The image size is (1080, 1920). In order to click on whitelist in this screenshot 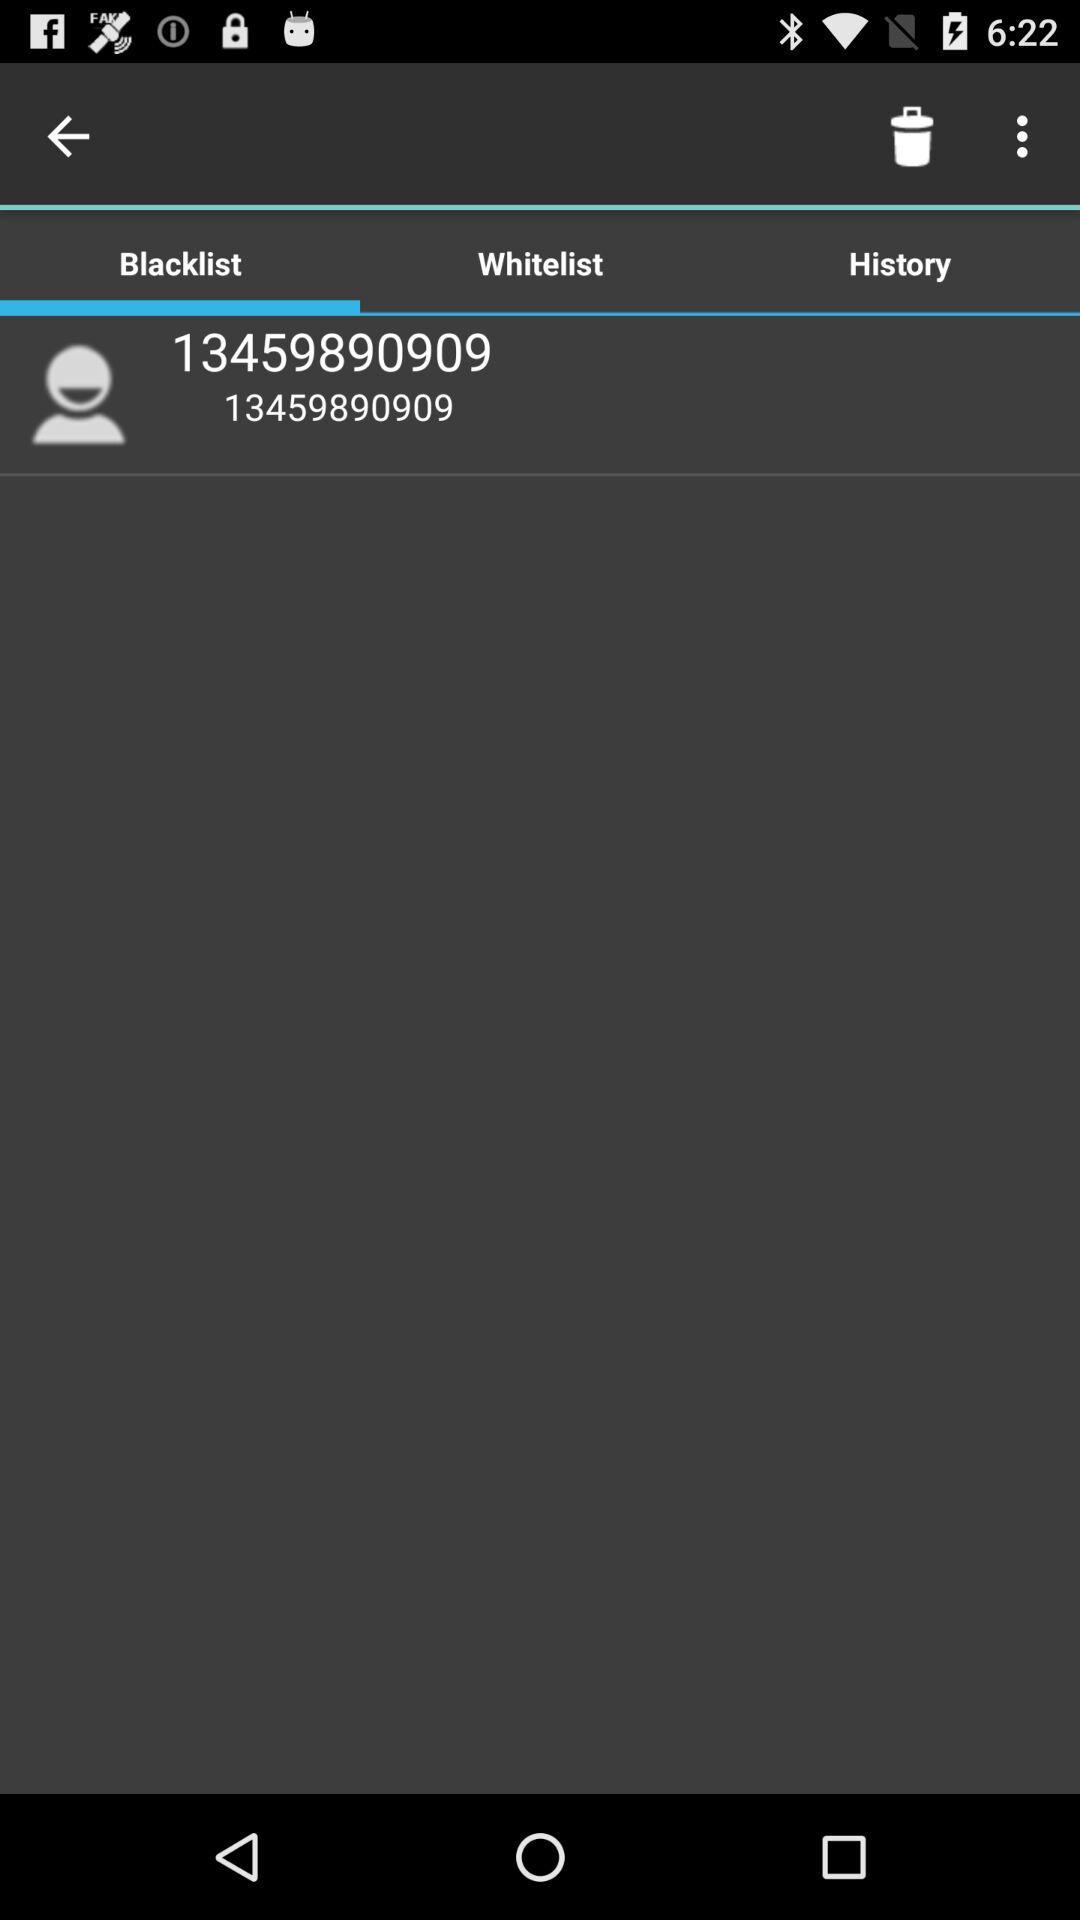, I will do `click(540, 261)`.